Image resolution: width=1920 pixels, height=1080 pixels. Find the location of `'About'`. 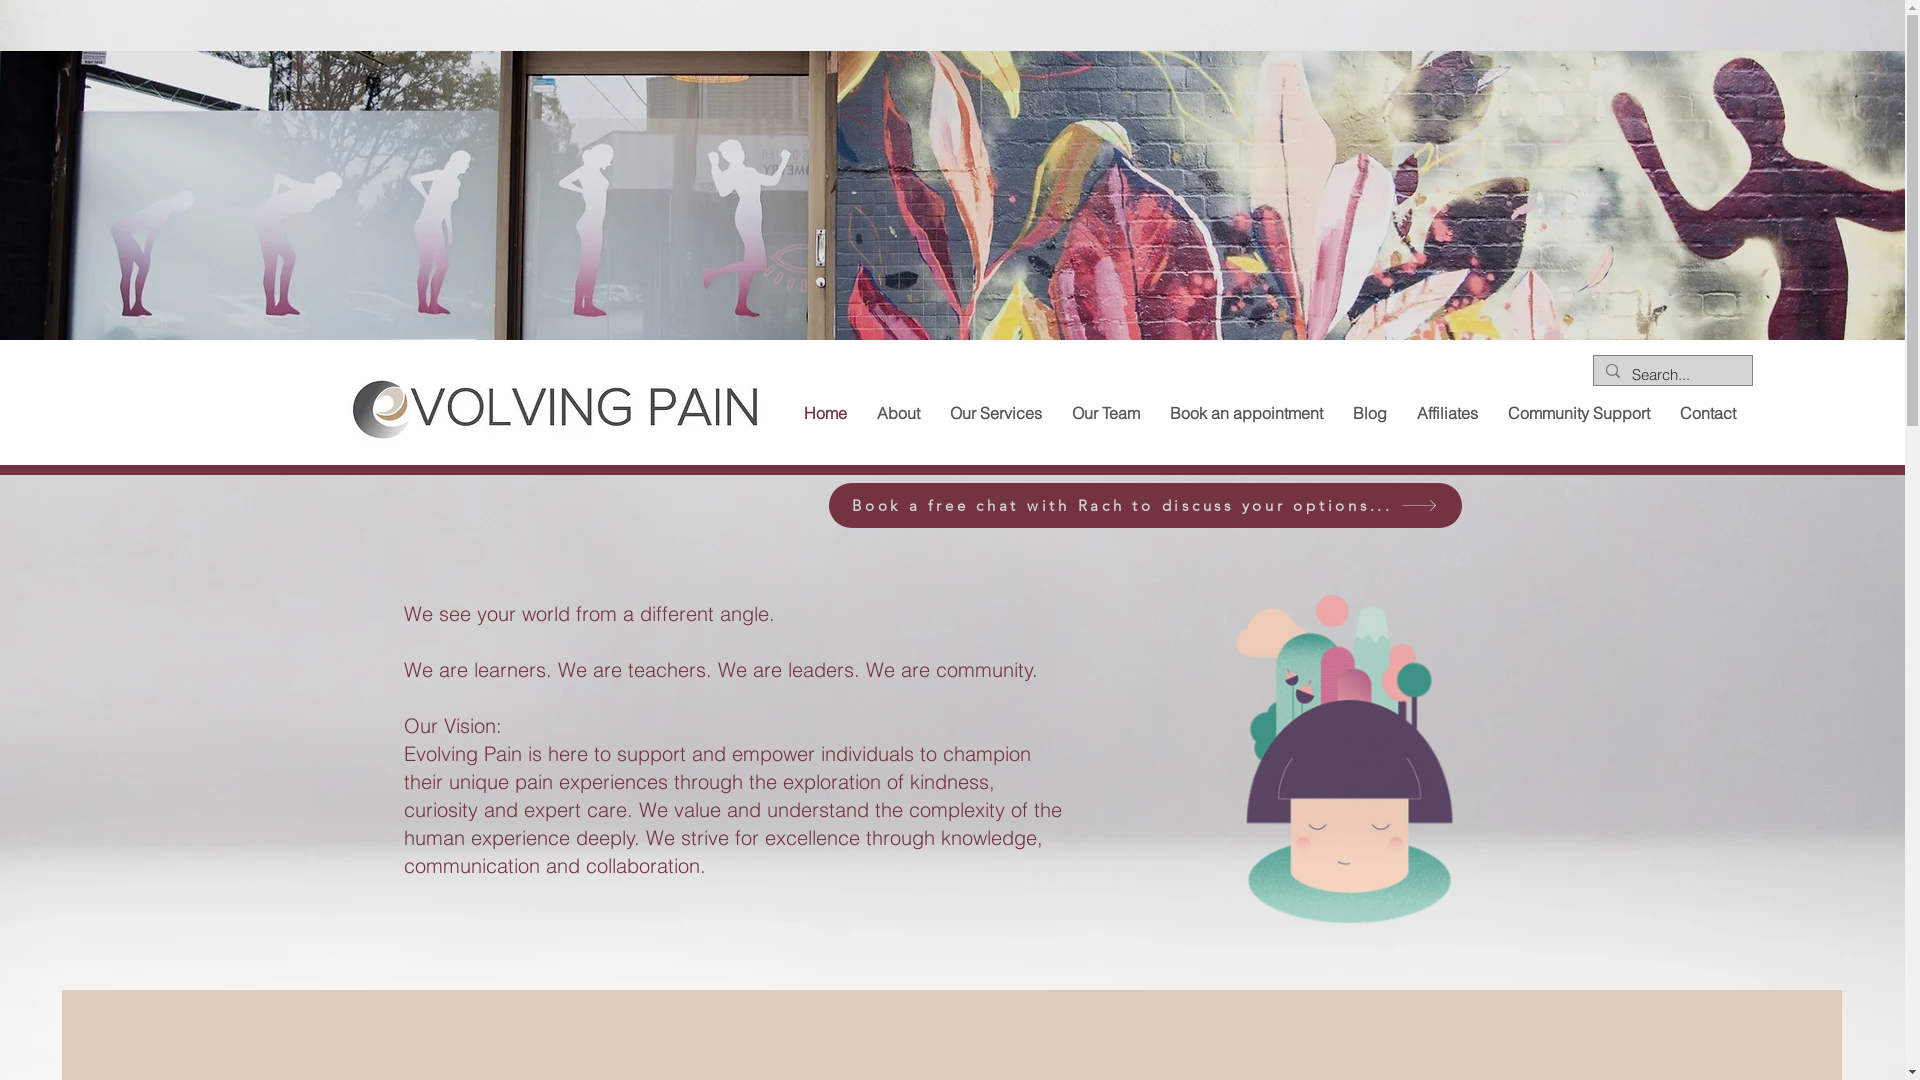

'About' is located at coordinates (897, 412).